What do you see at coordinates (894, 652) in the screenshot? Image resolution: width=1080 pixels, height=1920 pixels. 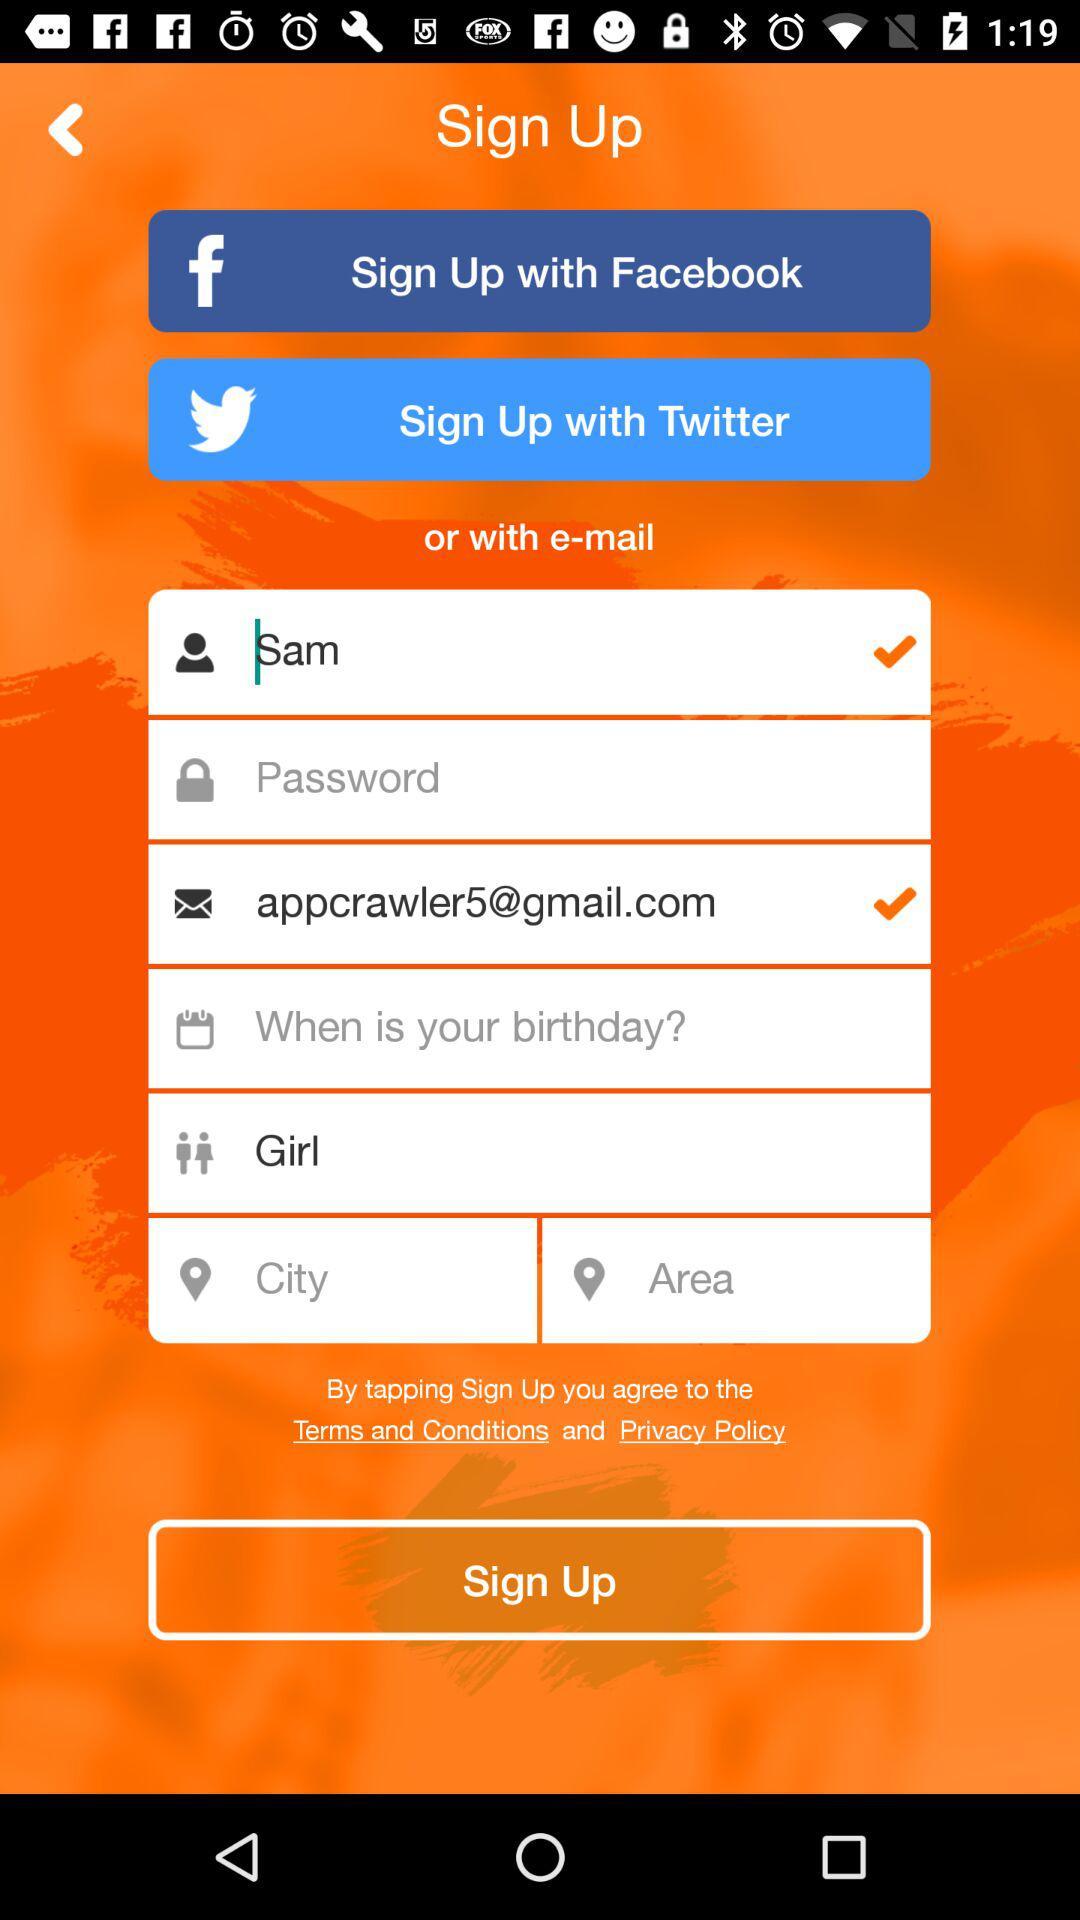 I see `the first tick symbol` at bounding box center [894, 652].